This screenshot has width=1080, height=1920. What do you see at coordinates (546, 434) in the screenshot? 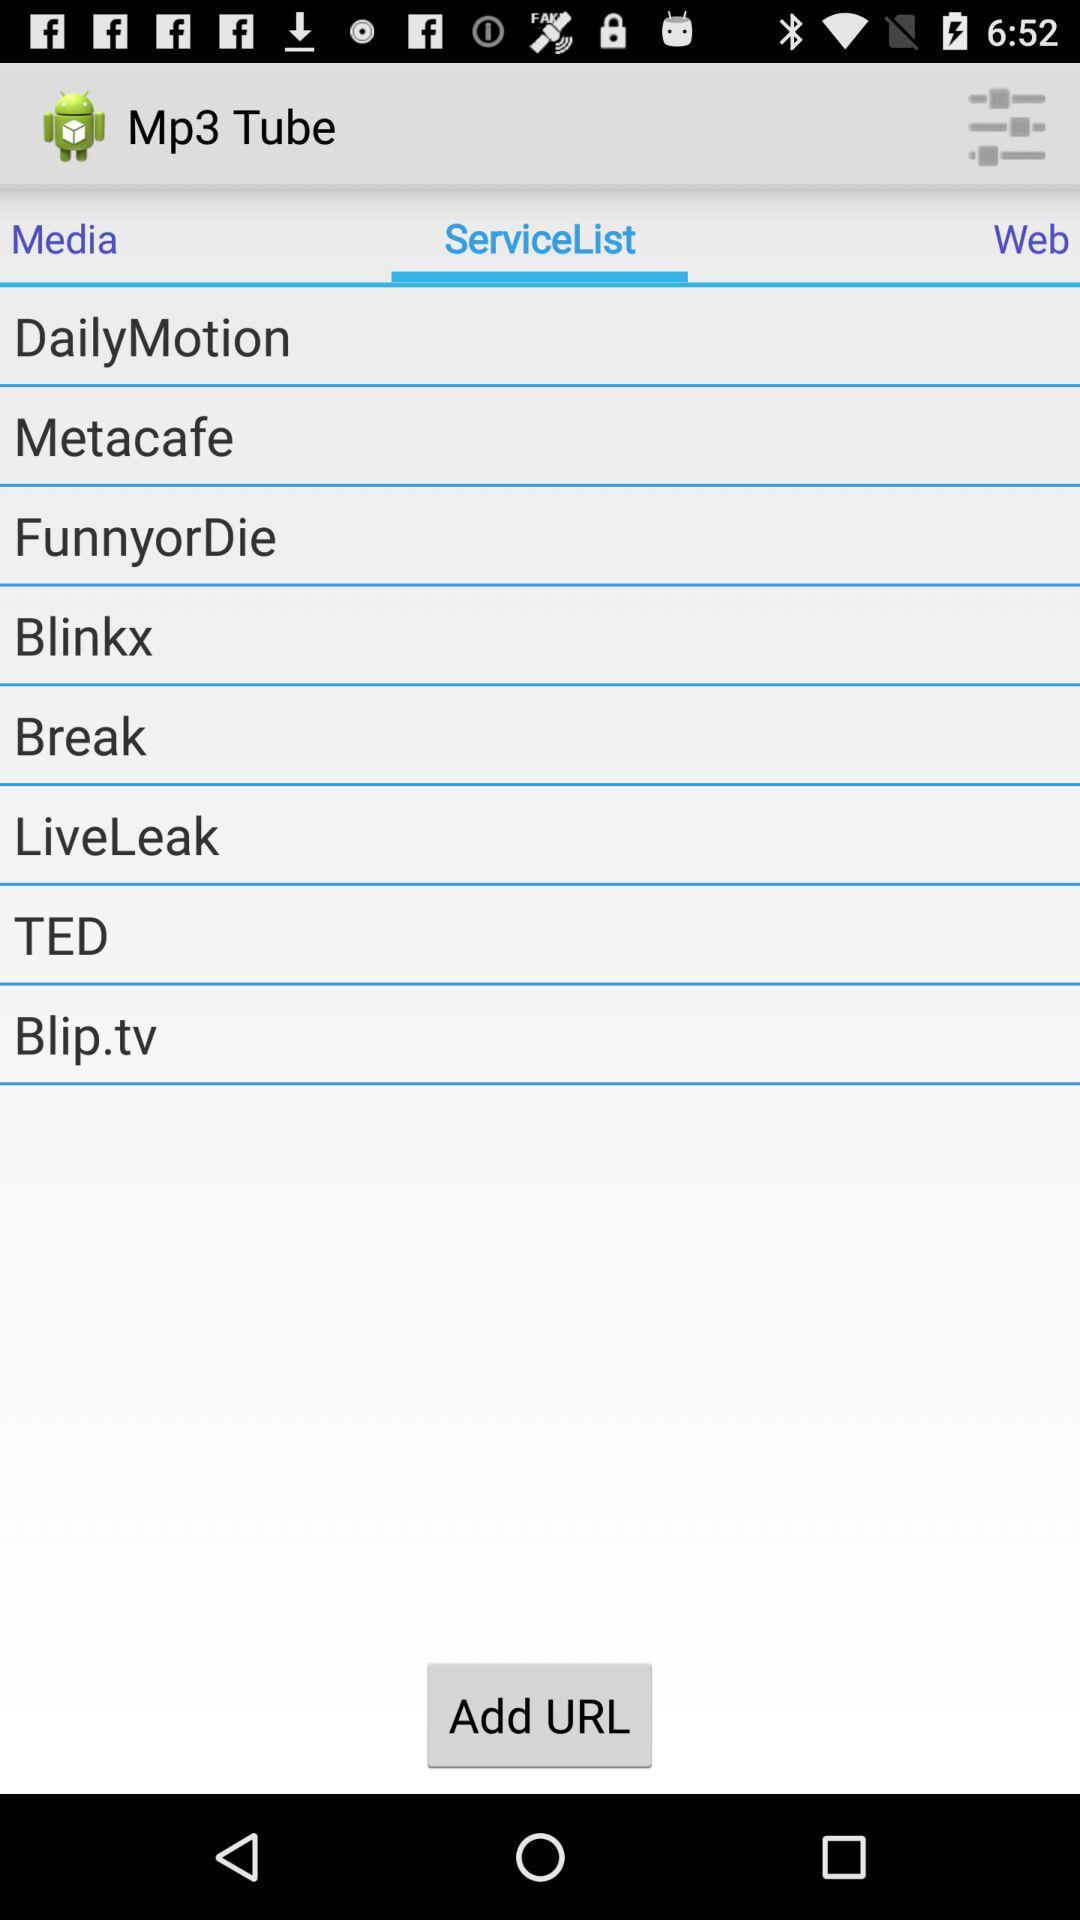
I see `the metacafe item` at bounding box center [546, 434].